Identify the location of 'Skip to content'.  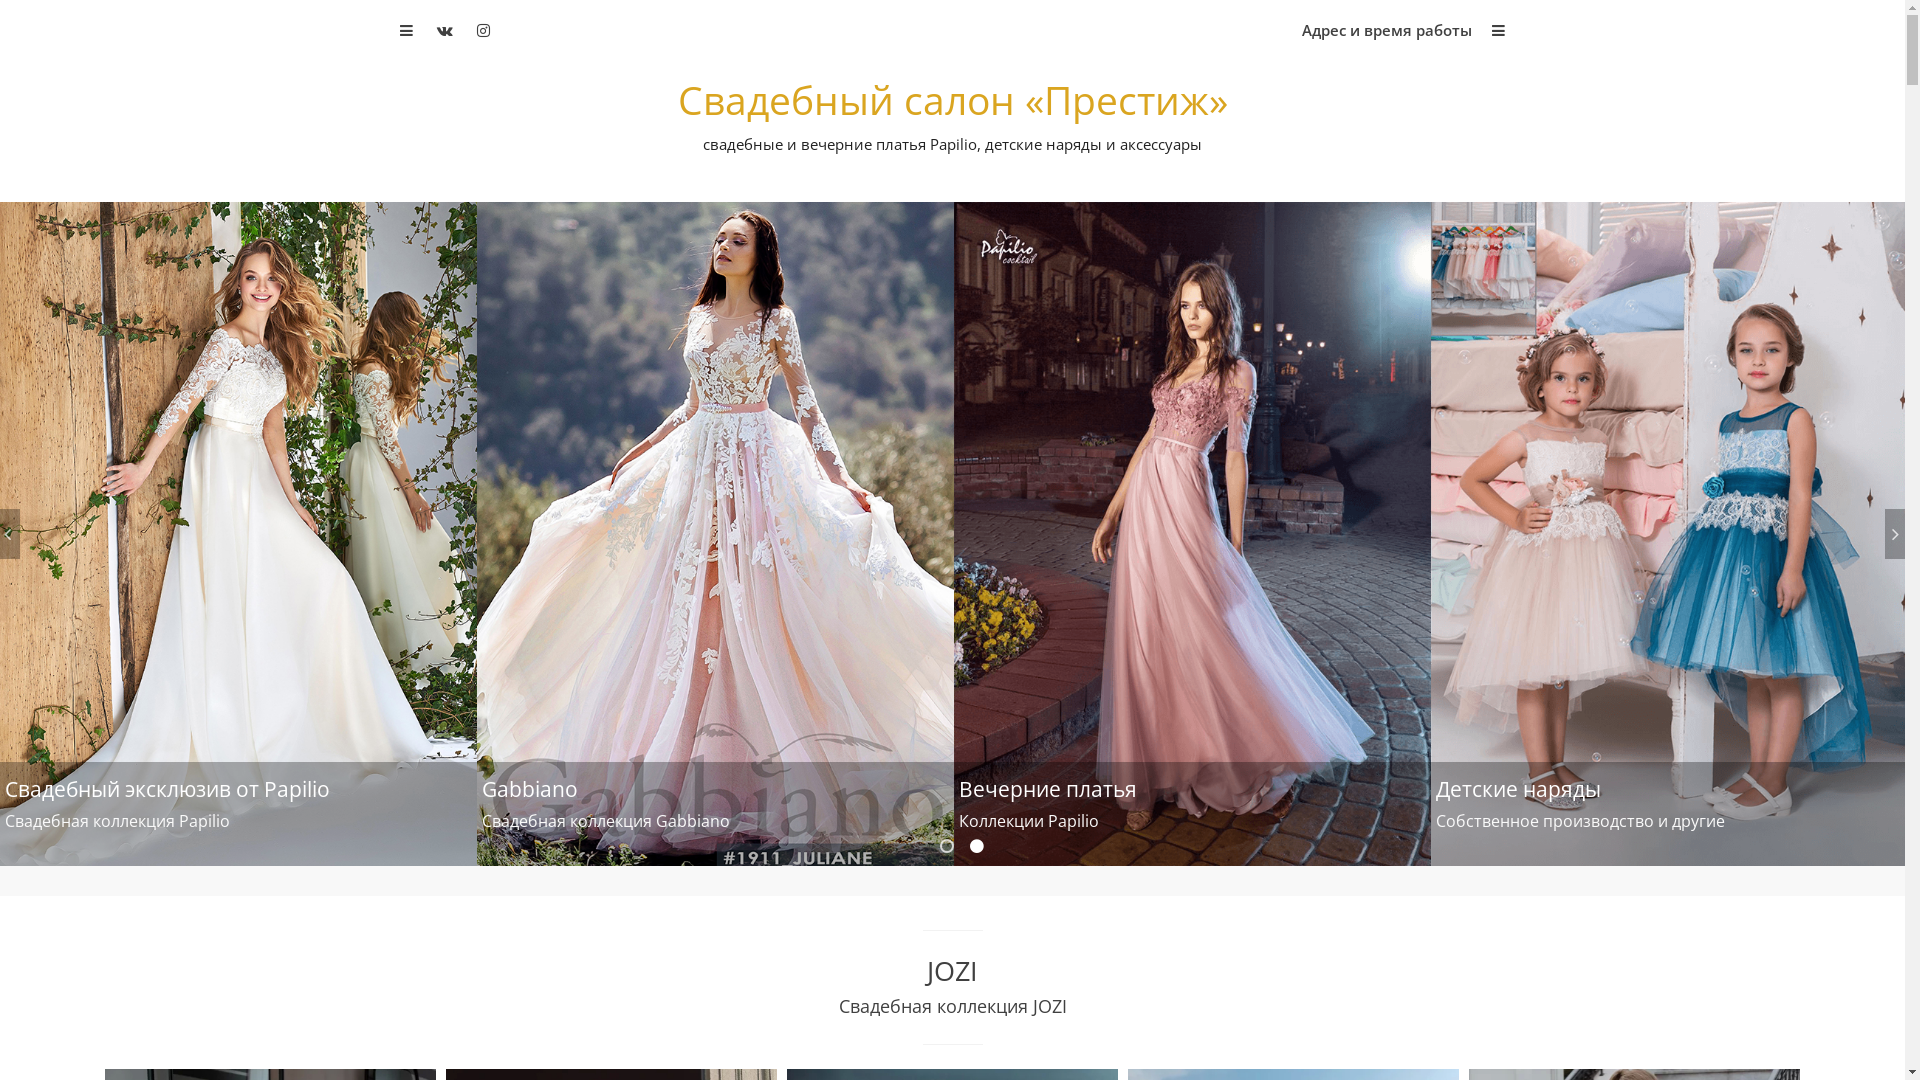
(0, 0).